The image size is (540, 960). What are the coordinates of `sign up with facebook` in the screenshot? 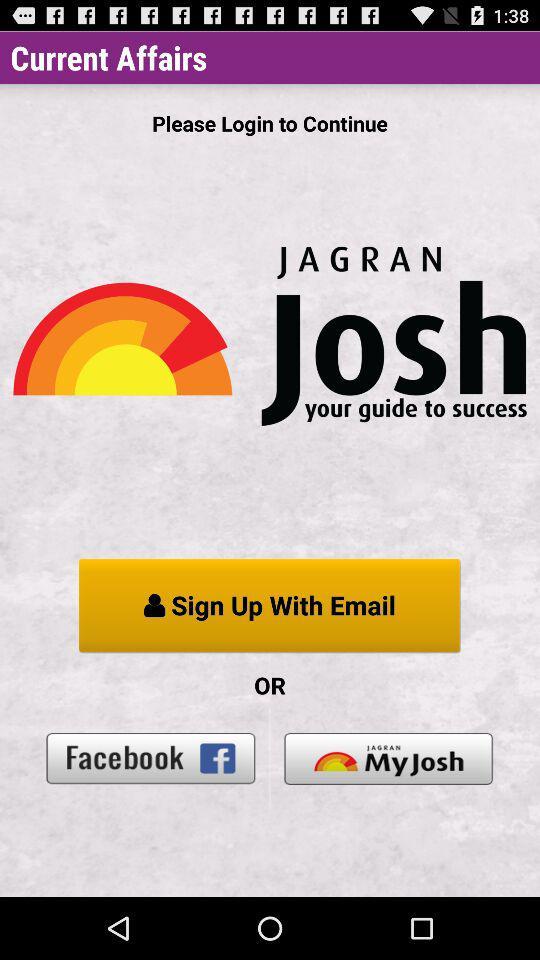 It's located at (150, 757).